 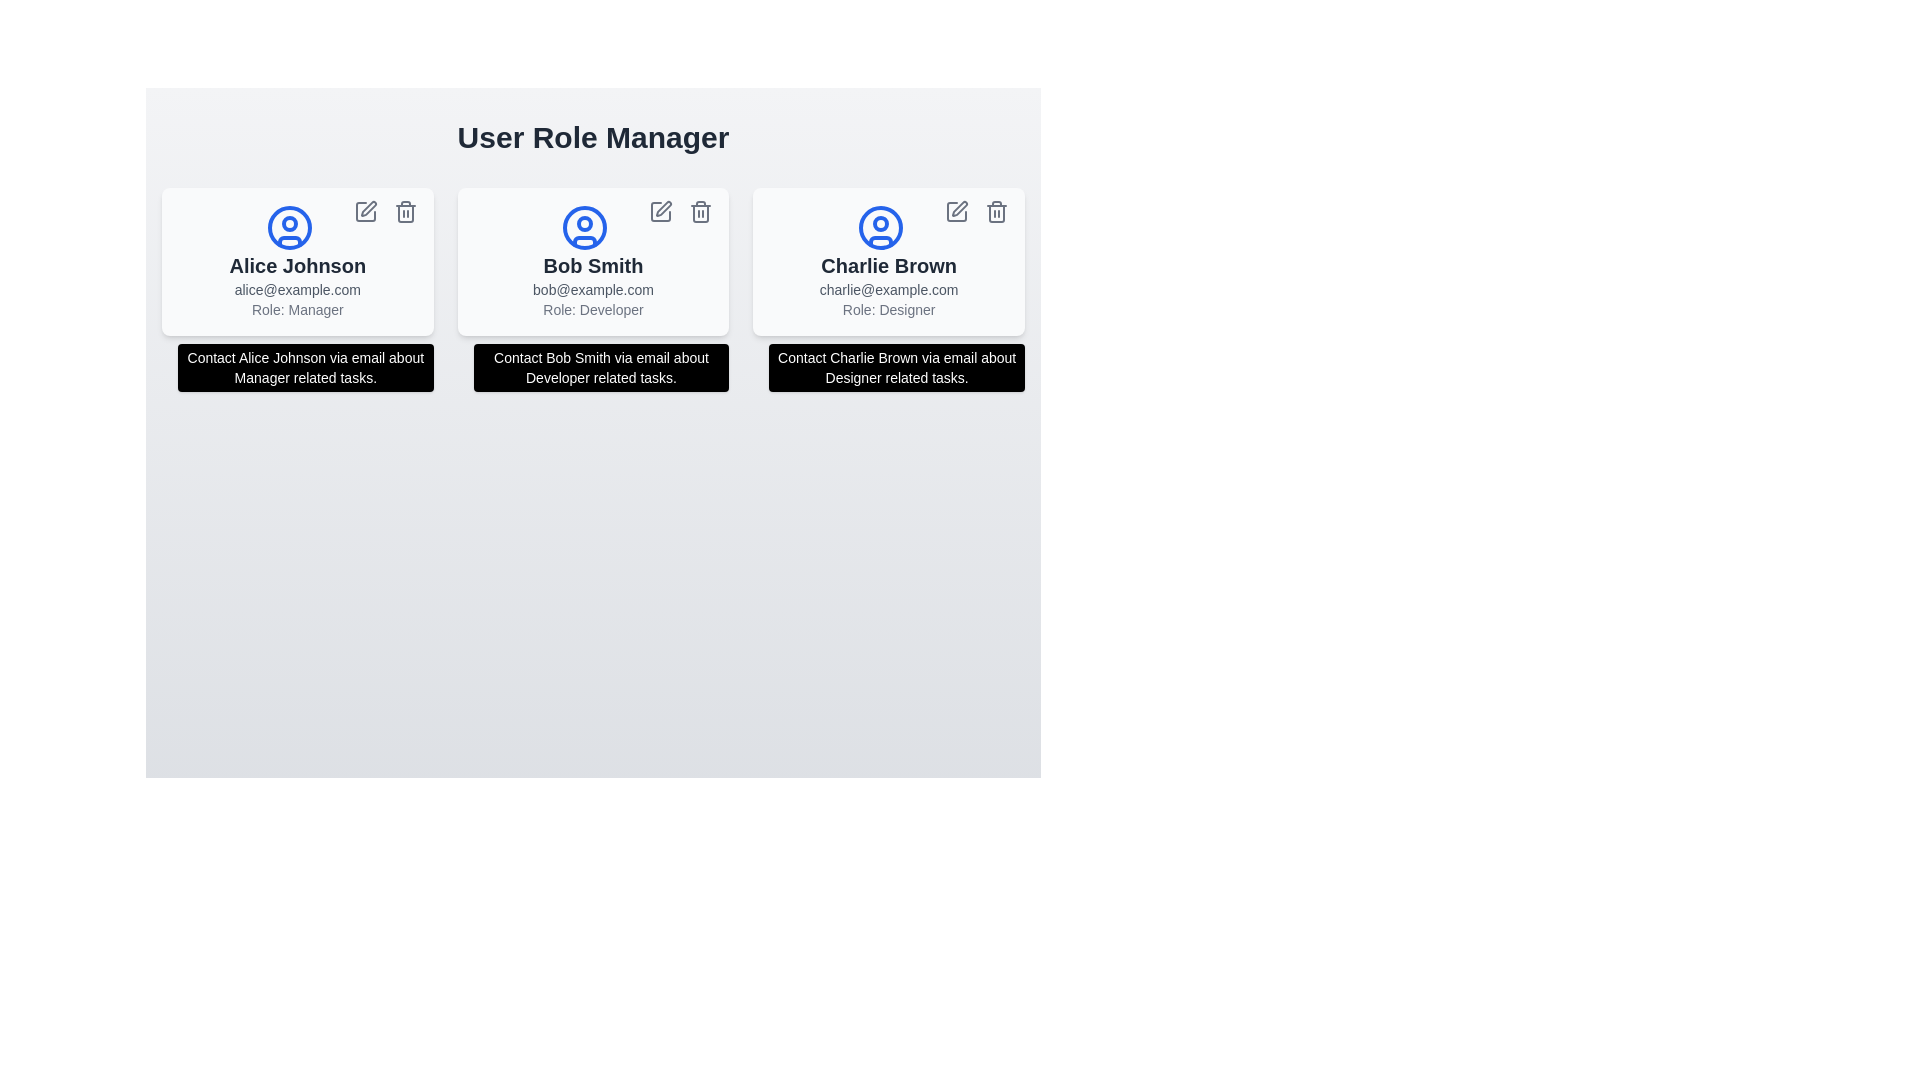 What do you see at coordinates (888, 265) in the screenshot?
I see `text content of the user name displayed prominently at the upper-middle portion of the user card, which is the first text element above the email and role information` at bounding box center [888, 265].